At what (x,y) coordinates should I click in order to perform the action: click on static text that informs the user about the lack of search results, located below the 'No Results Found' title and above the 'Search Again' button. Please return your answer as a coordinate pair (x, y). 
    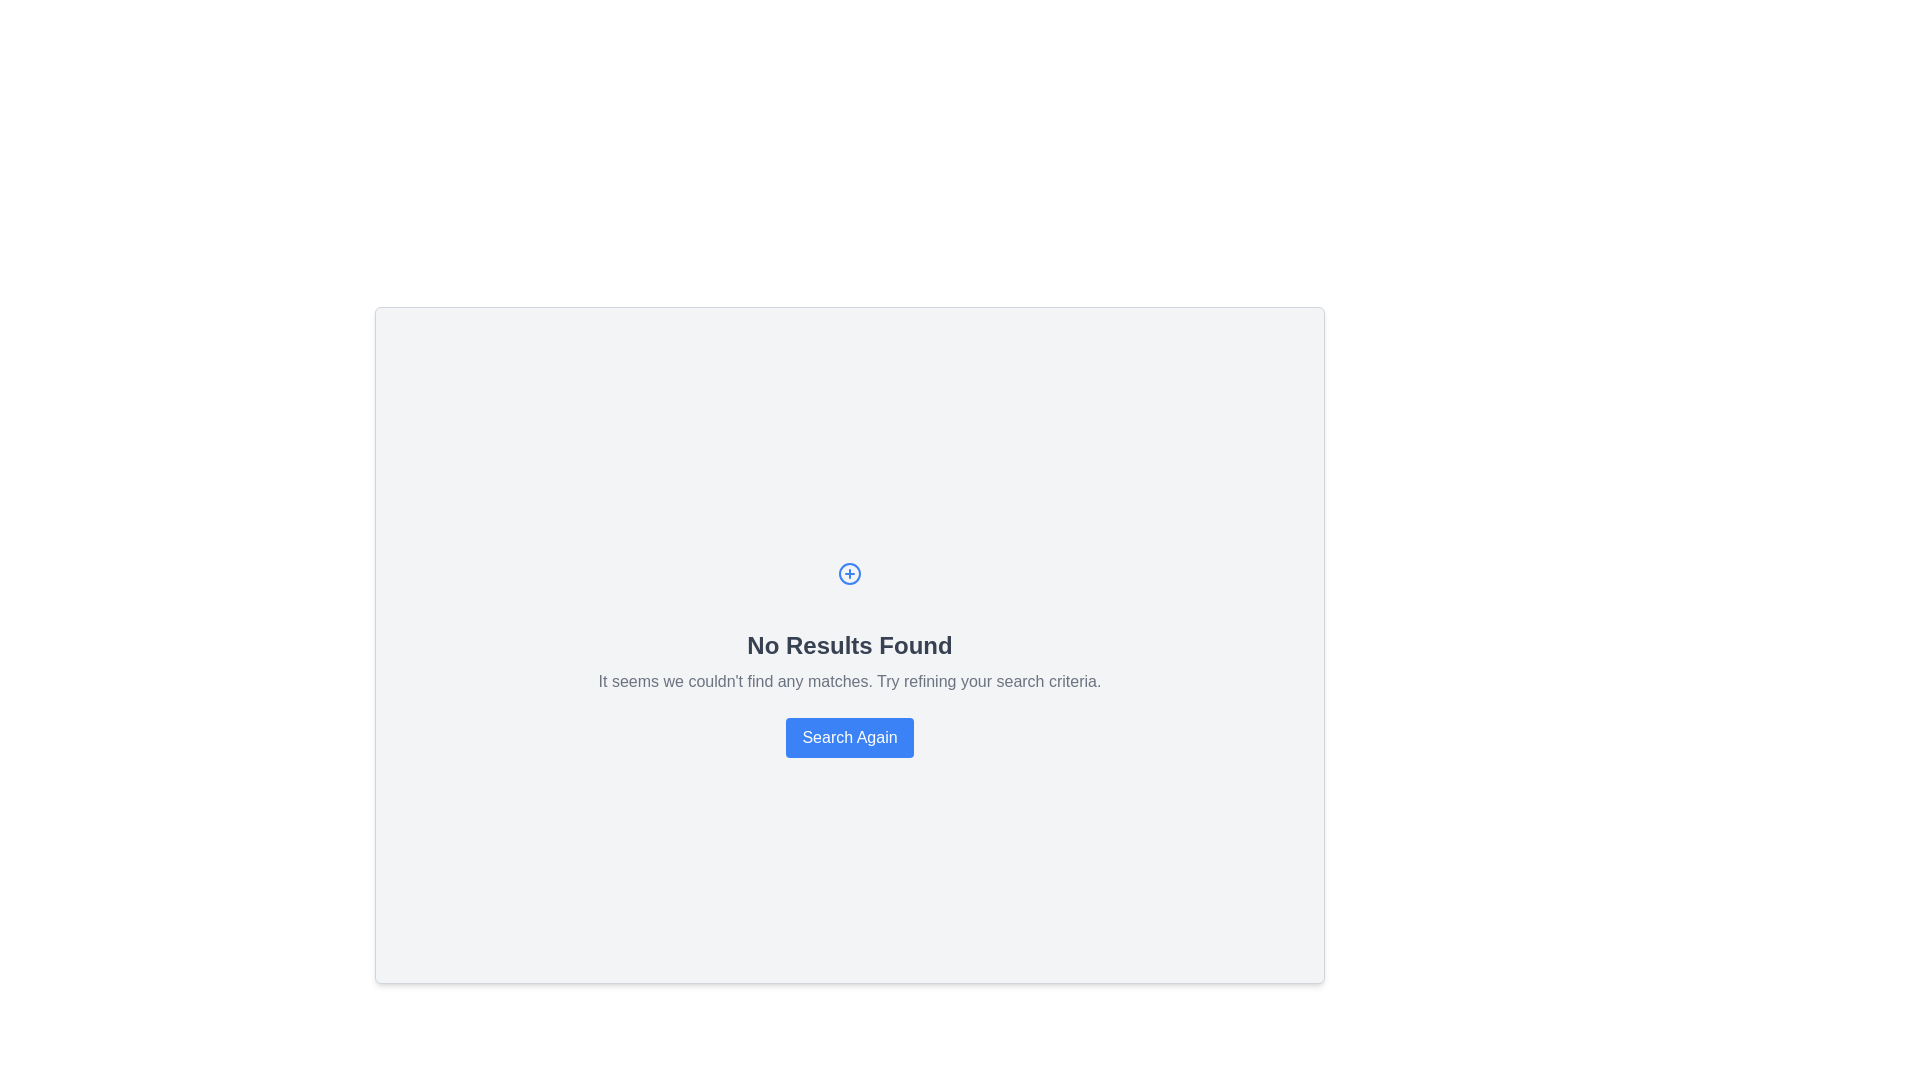
    Looking at the image, I should click on (849, 680).